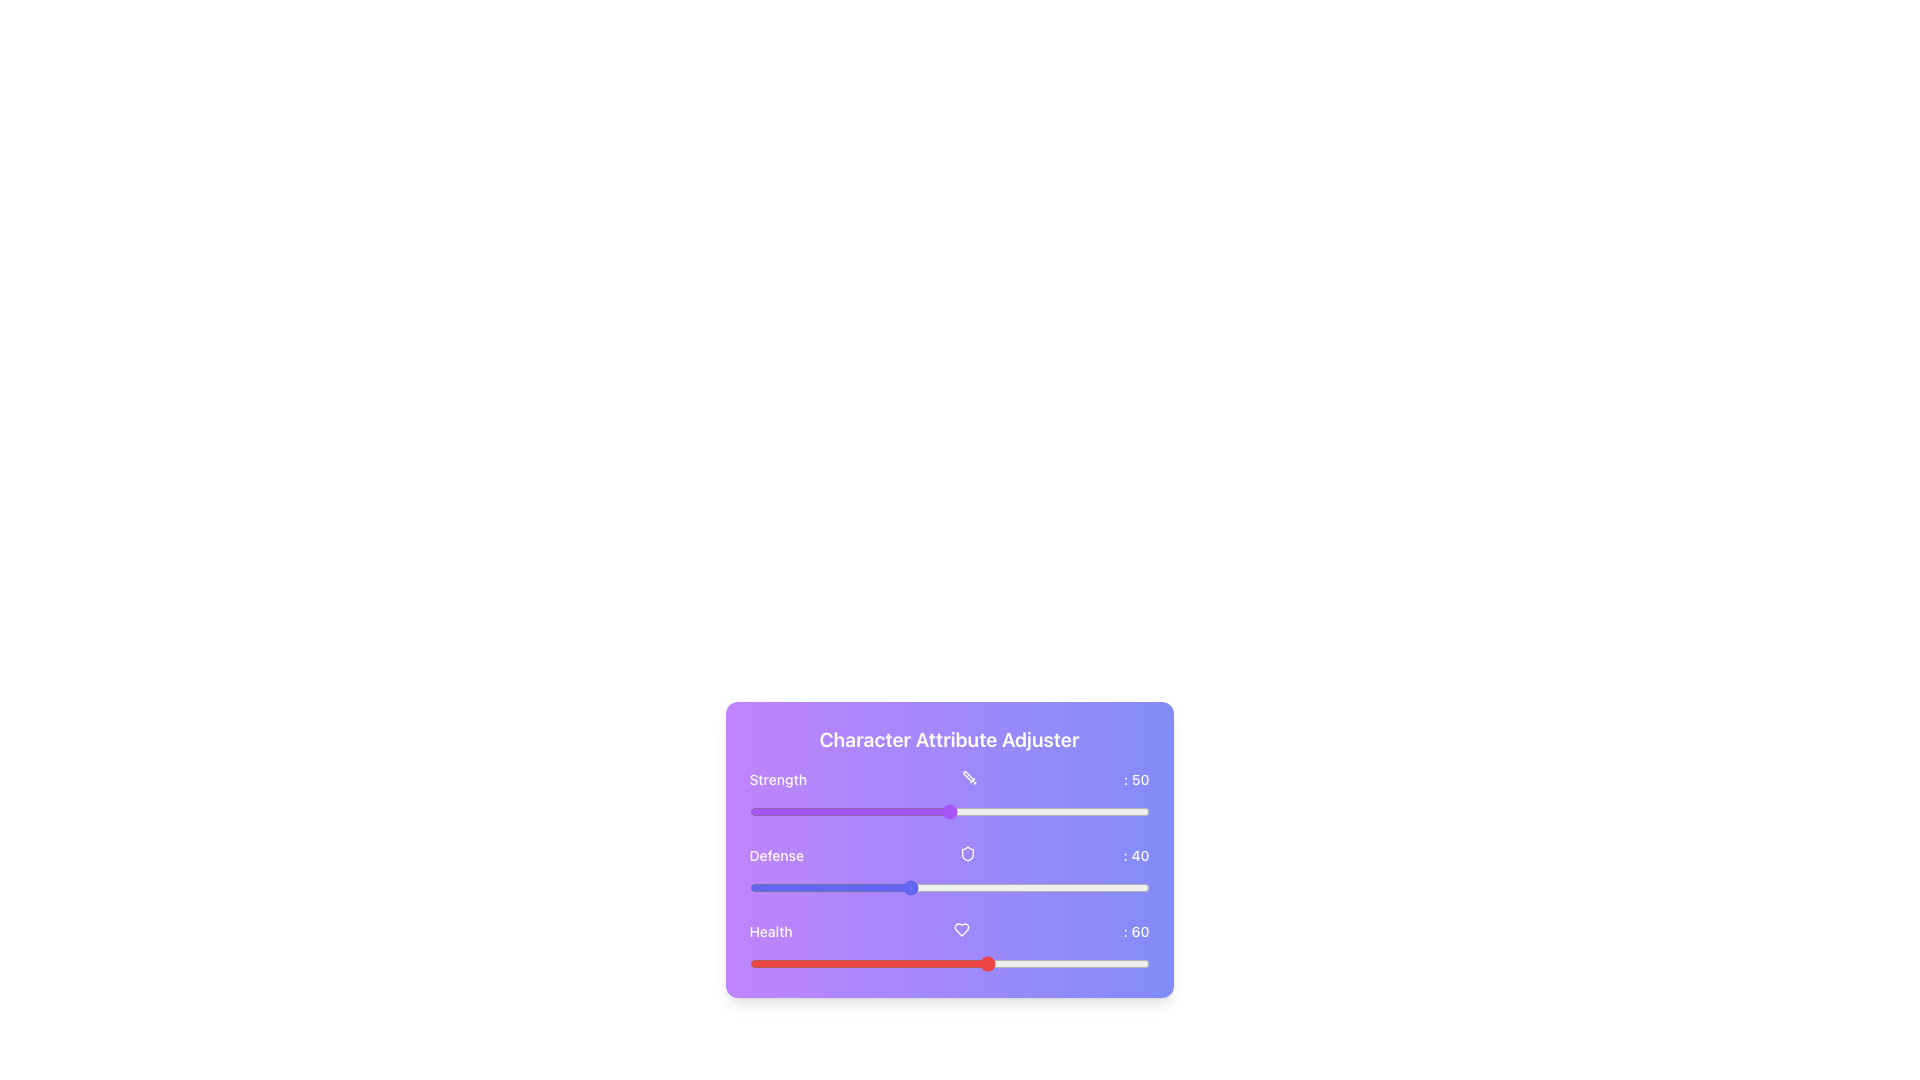 The width and height of the screenshot is (1920, 1080). What do you see at coordinates (880, 963) in the screenshot?
I see `the Health slider` at bounding box center [880, 963].